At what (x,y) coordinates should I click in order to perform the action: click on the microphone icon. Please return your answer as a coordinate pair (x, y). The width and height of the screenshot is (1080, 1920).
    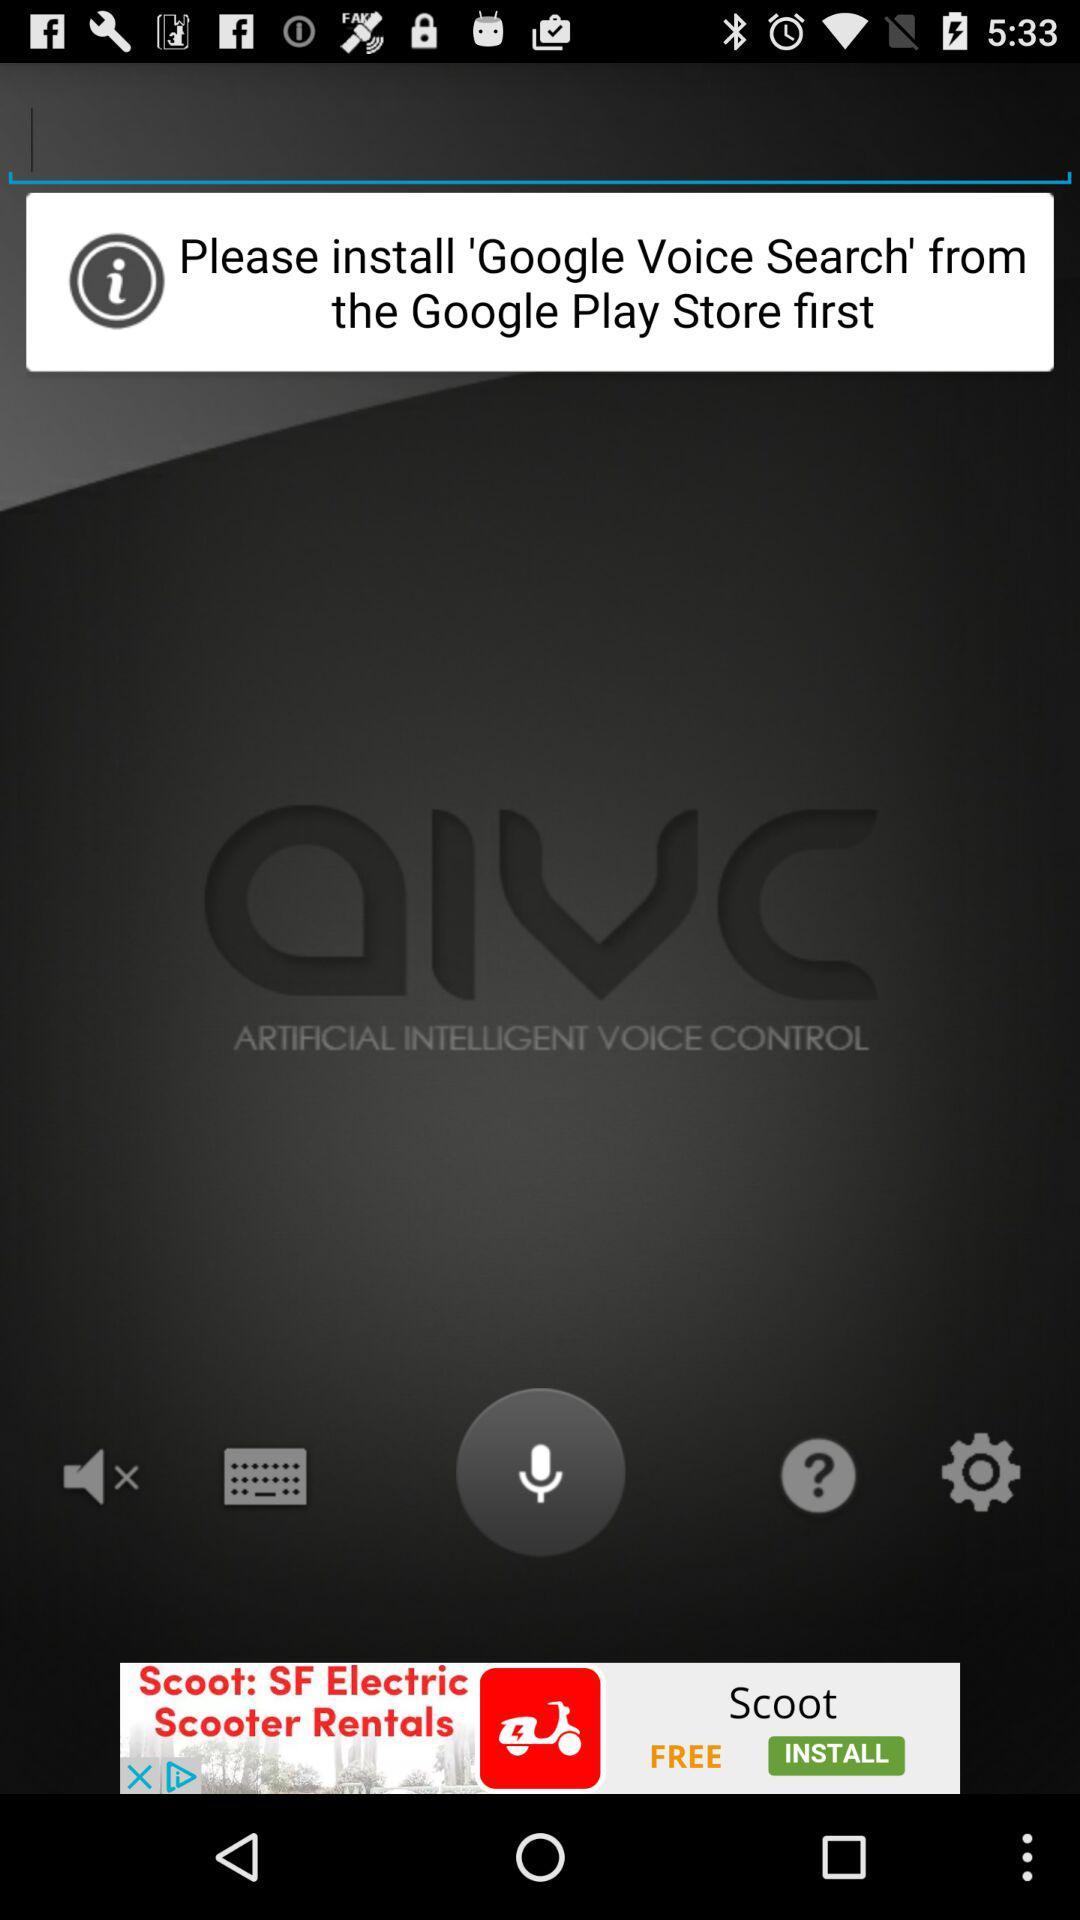
    Looking at the image, I should click on (540, 1575).